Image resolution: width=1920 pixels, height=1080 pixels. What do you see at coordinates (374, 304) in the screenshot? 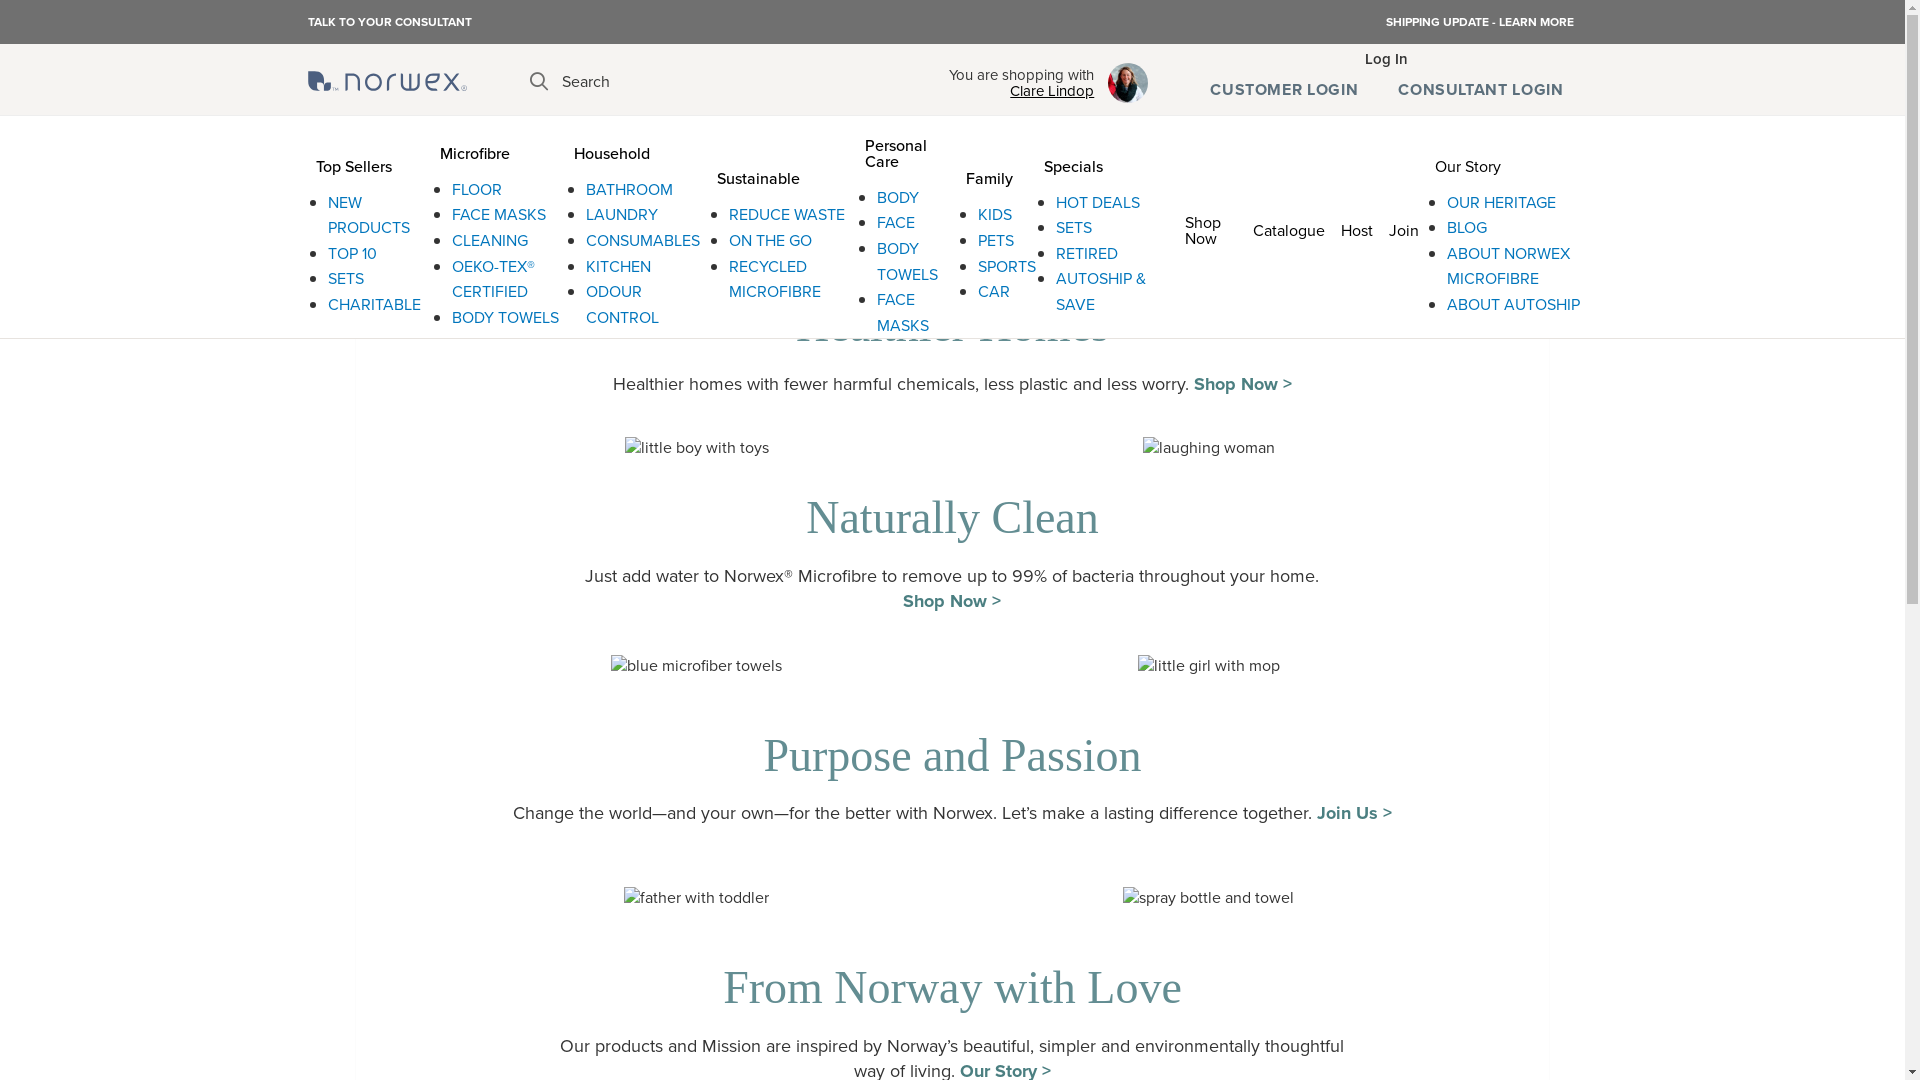
I see `'CHARITABLE'` at bounding box center [374, 304].